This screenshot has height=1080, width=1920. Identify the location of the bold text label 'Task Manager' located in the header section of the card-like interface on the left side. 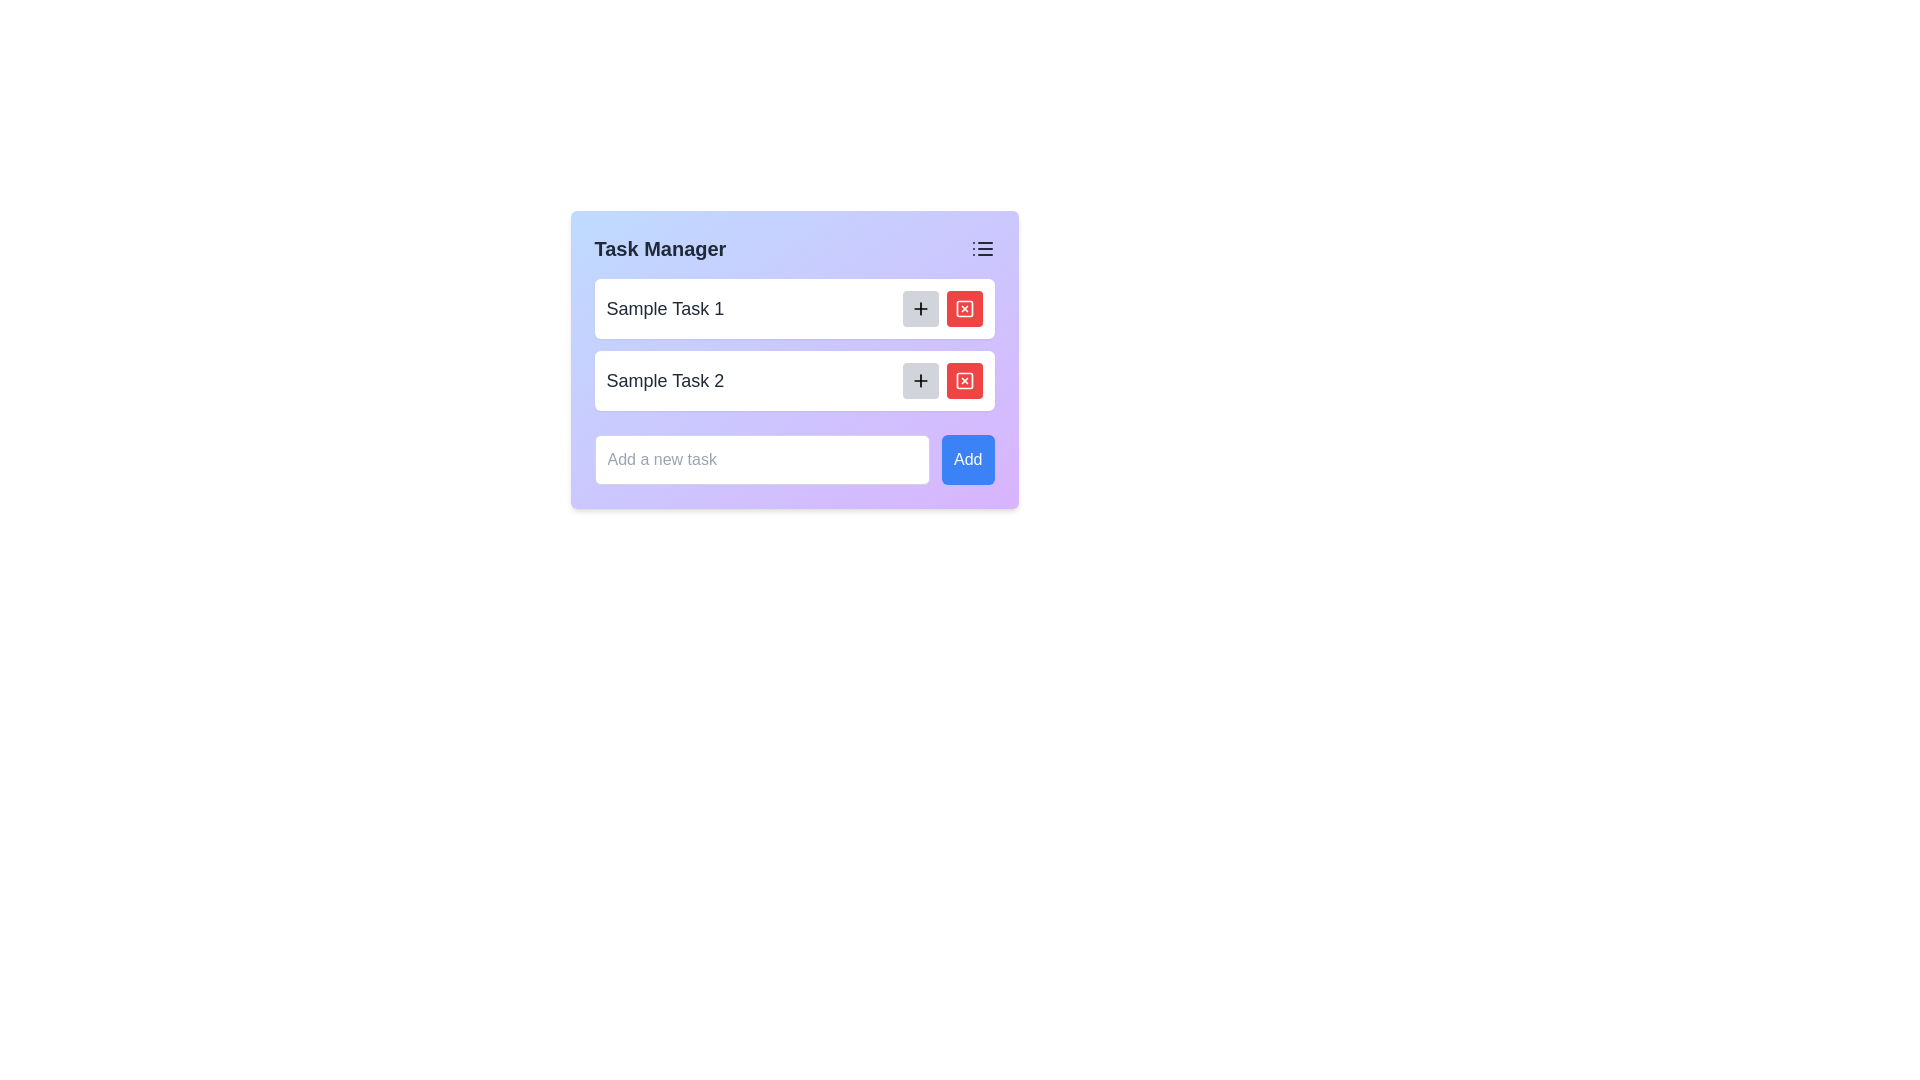
(660, 248).